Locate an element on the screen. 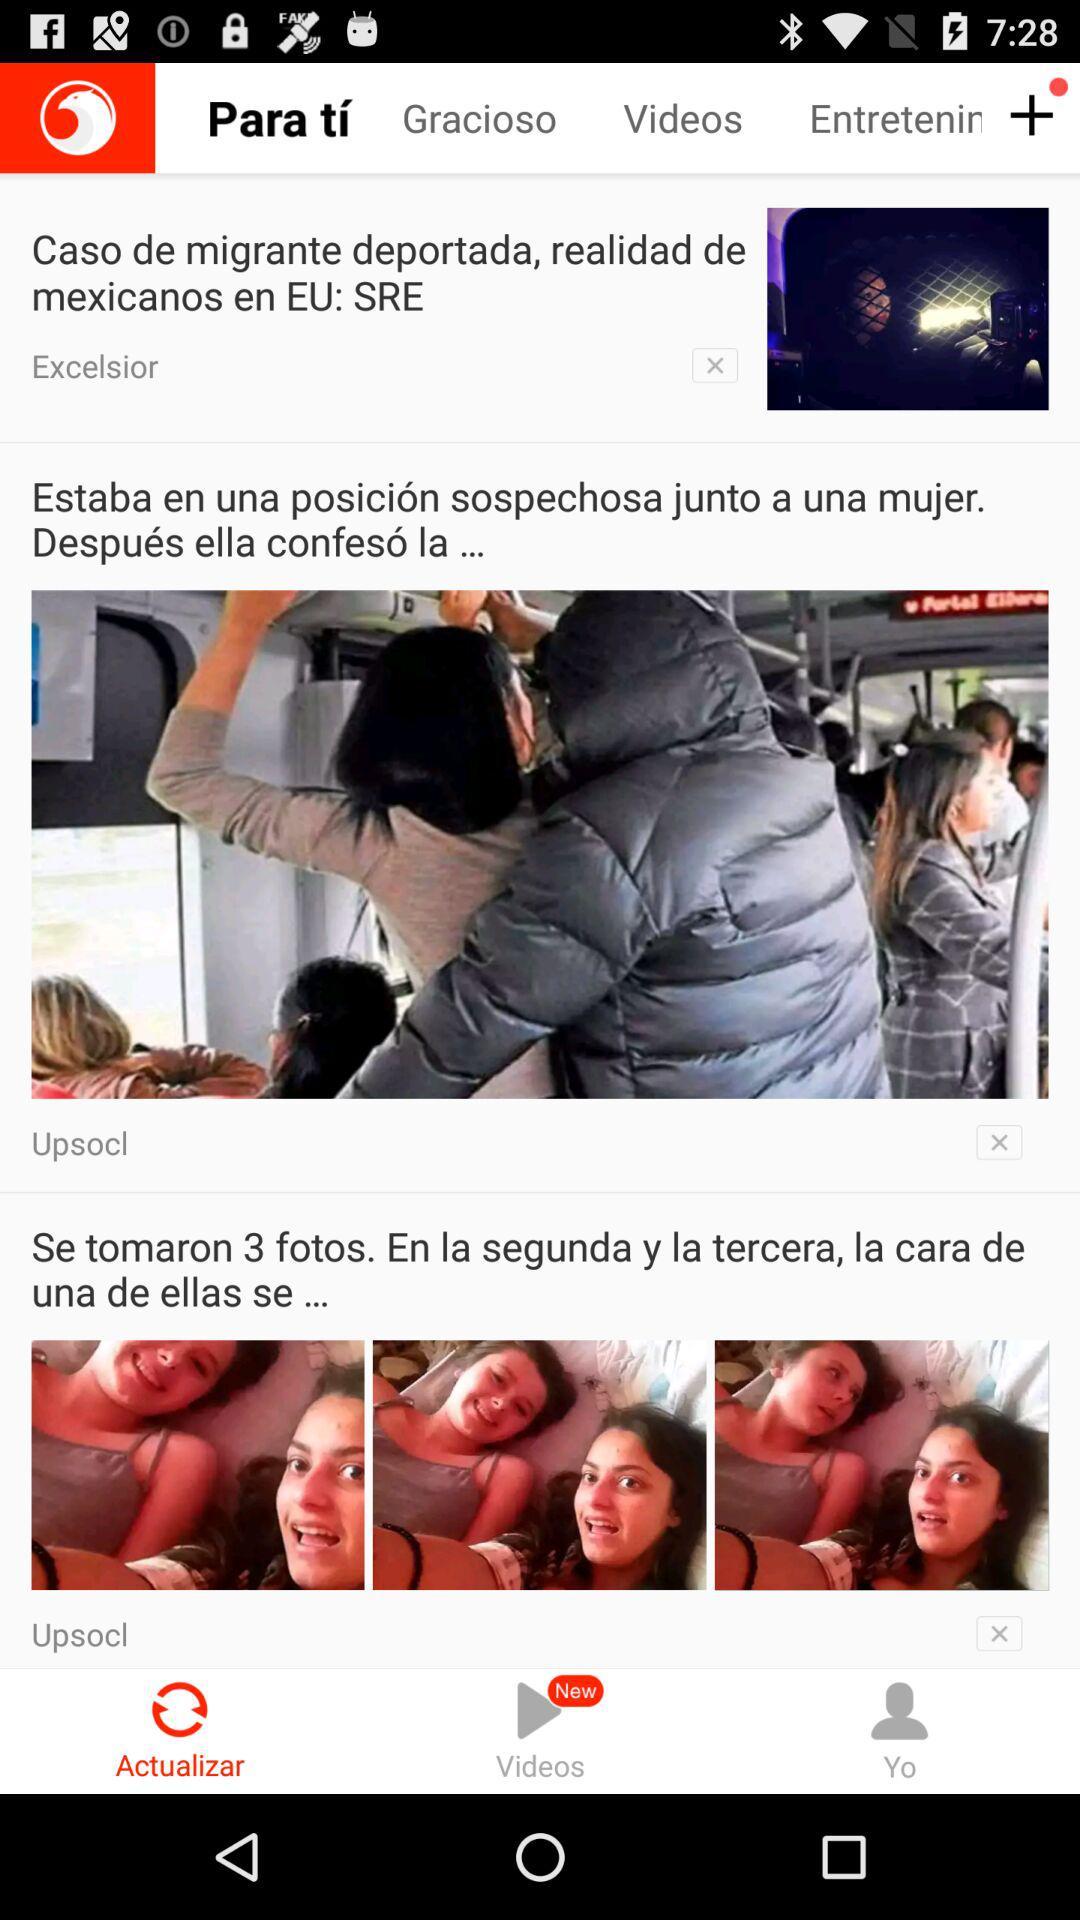  remove from view is located at coordinates (1005, 1628).